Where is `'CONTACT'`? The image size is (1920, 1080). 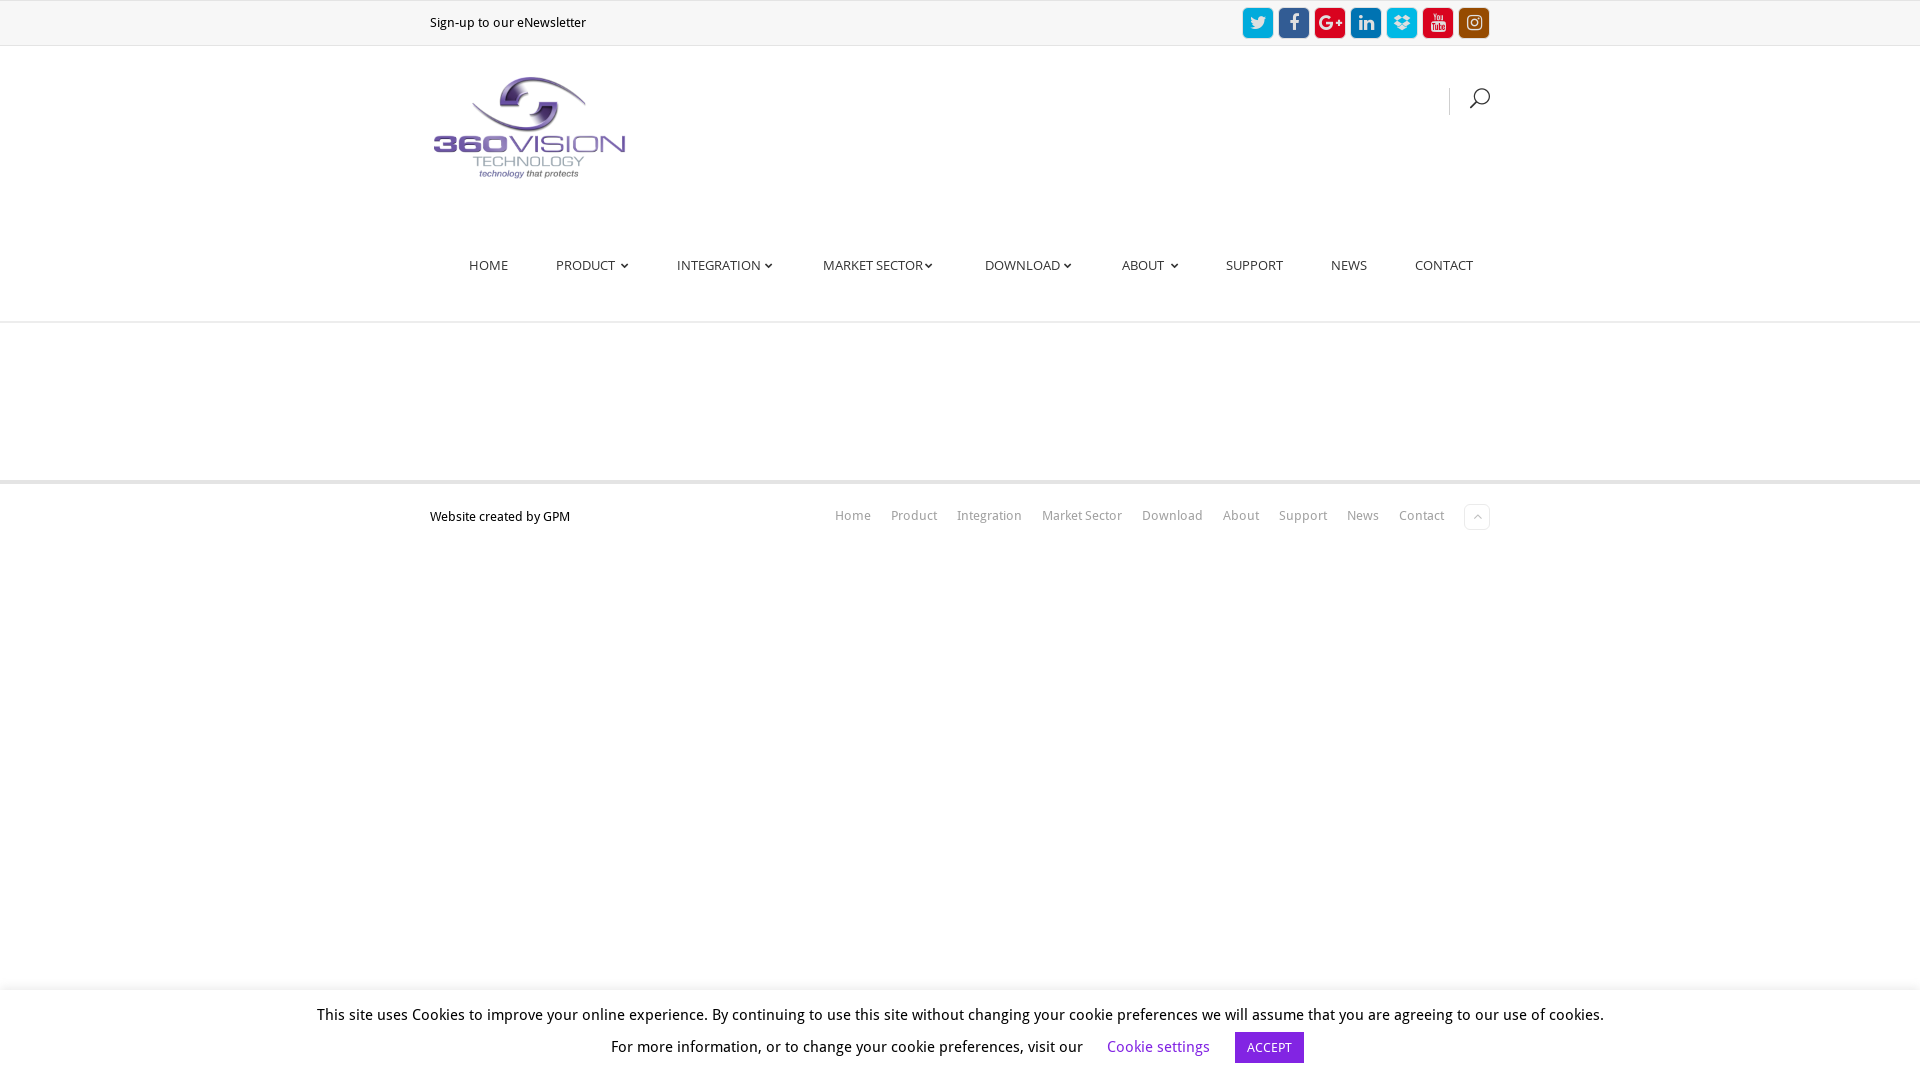
'CONTACT' is located at coordinates (1444, 264).